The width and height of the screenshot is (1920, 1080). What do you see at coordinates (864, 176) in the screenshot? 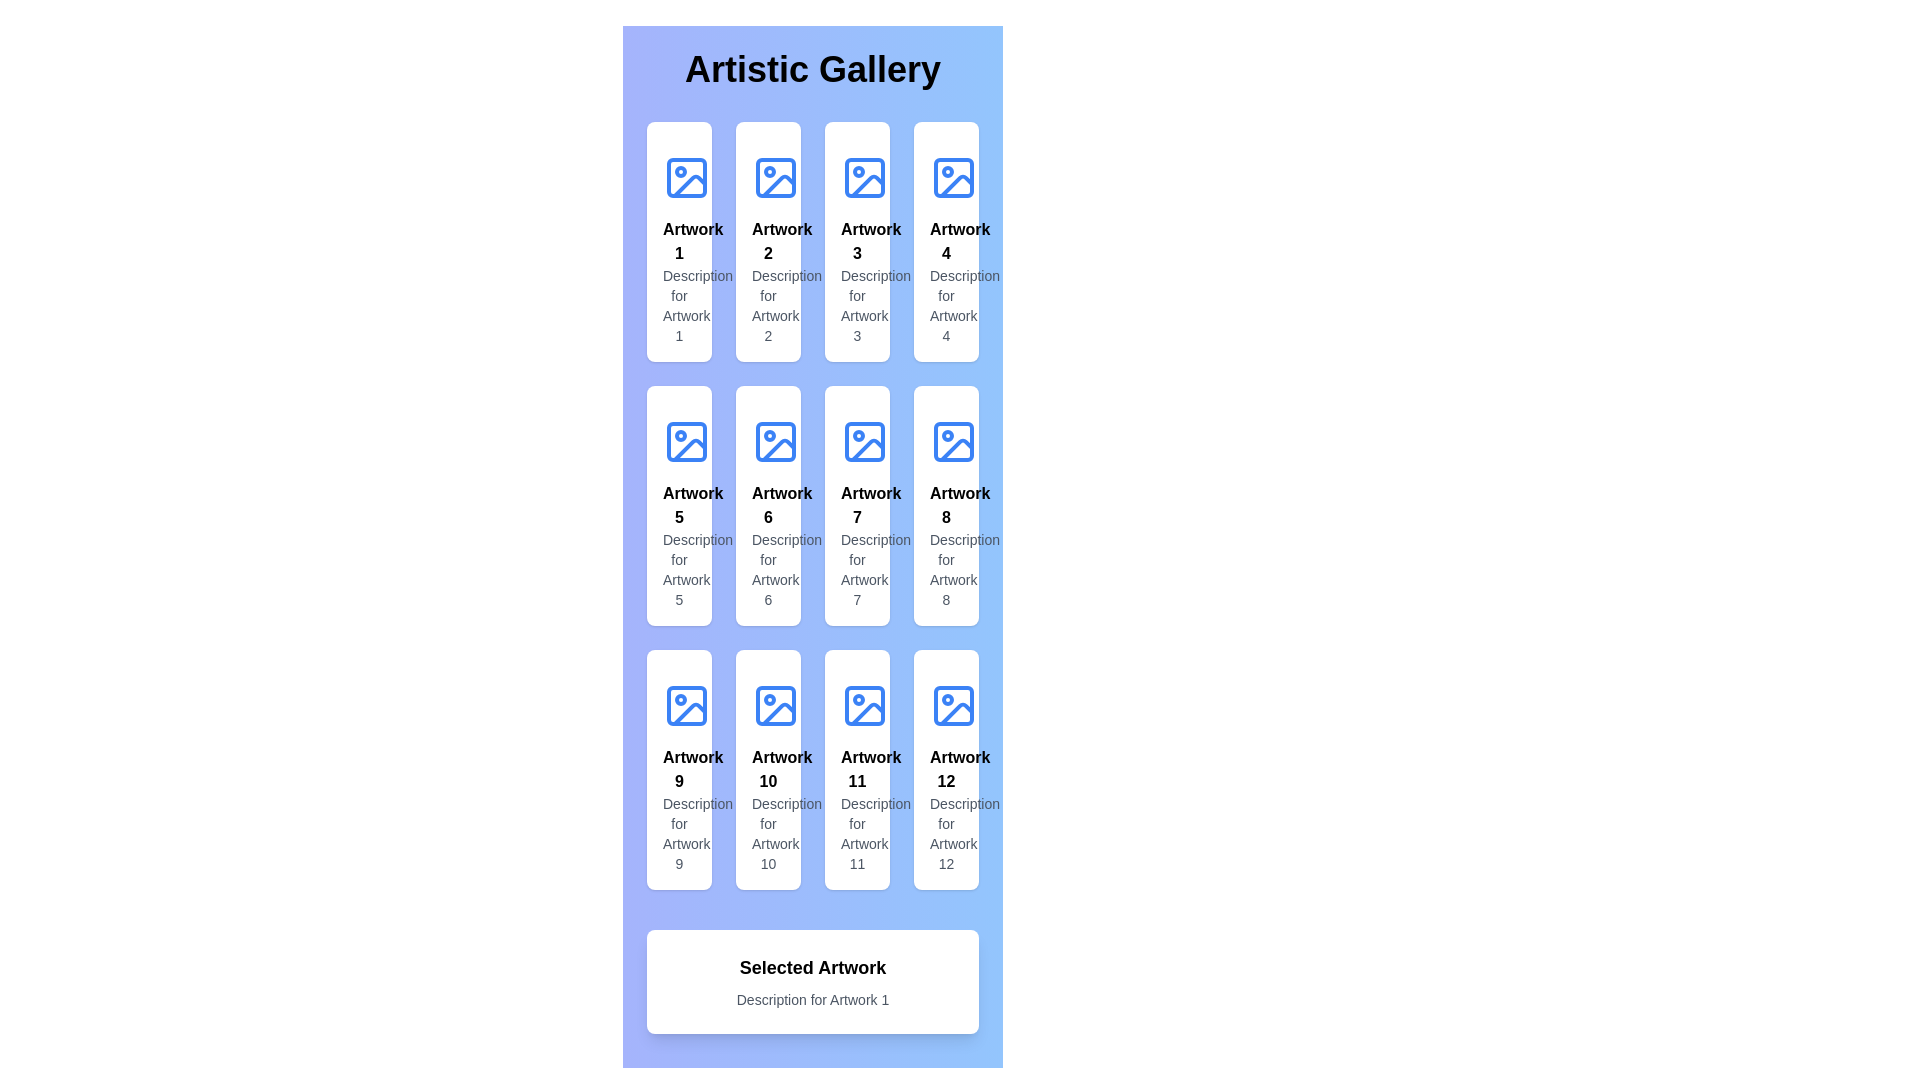
I see `the rounded rectangle icon within the third image icon in the first row of the gallery layout` at bounding box center [864, 176].